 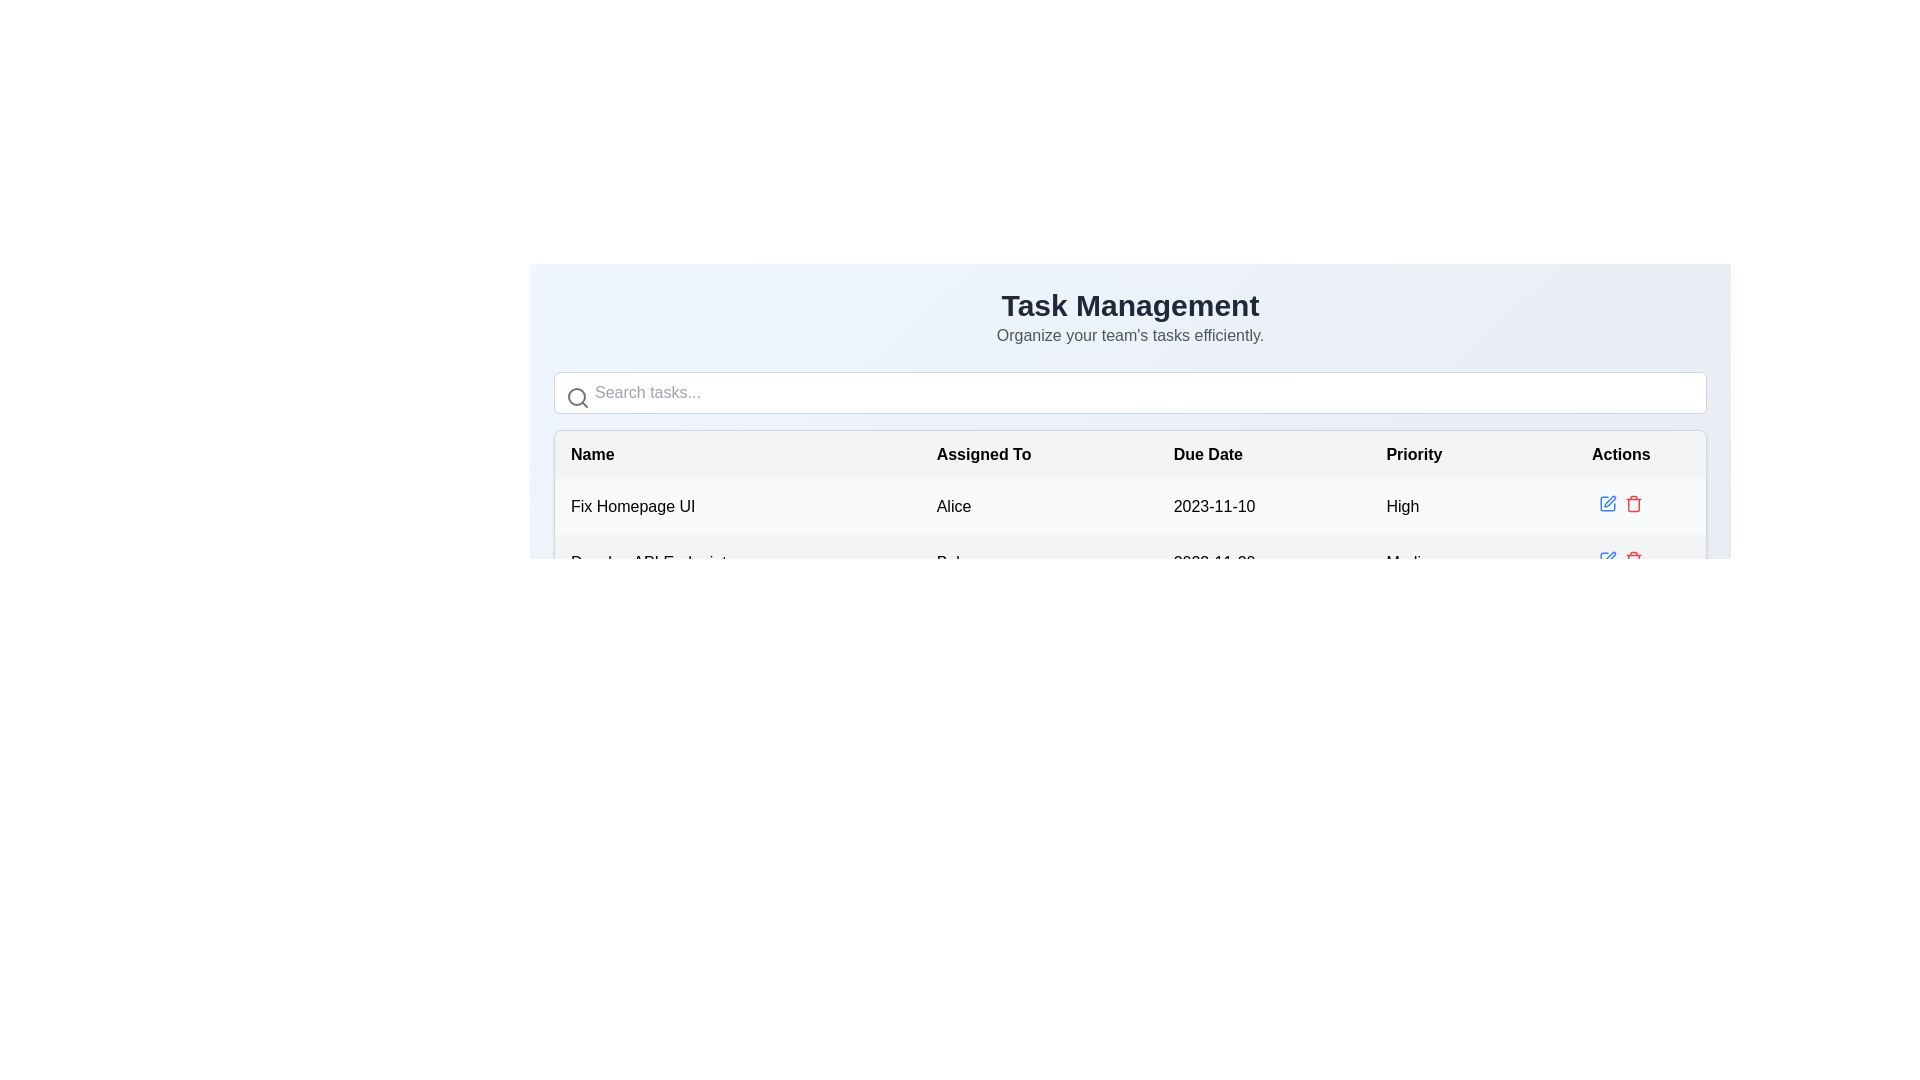 I want to click on the header text element displaying 'Task Management', which is bold and prominently positioned in the center of the header area, so click(x=1130, y=305).